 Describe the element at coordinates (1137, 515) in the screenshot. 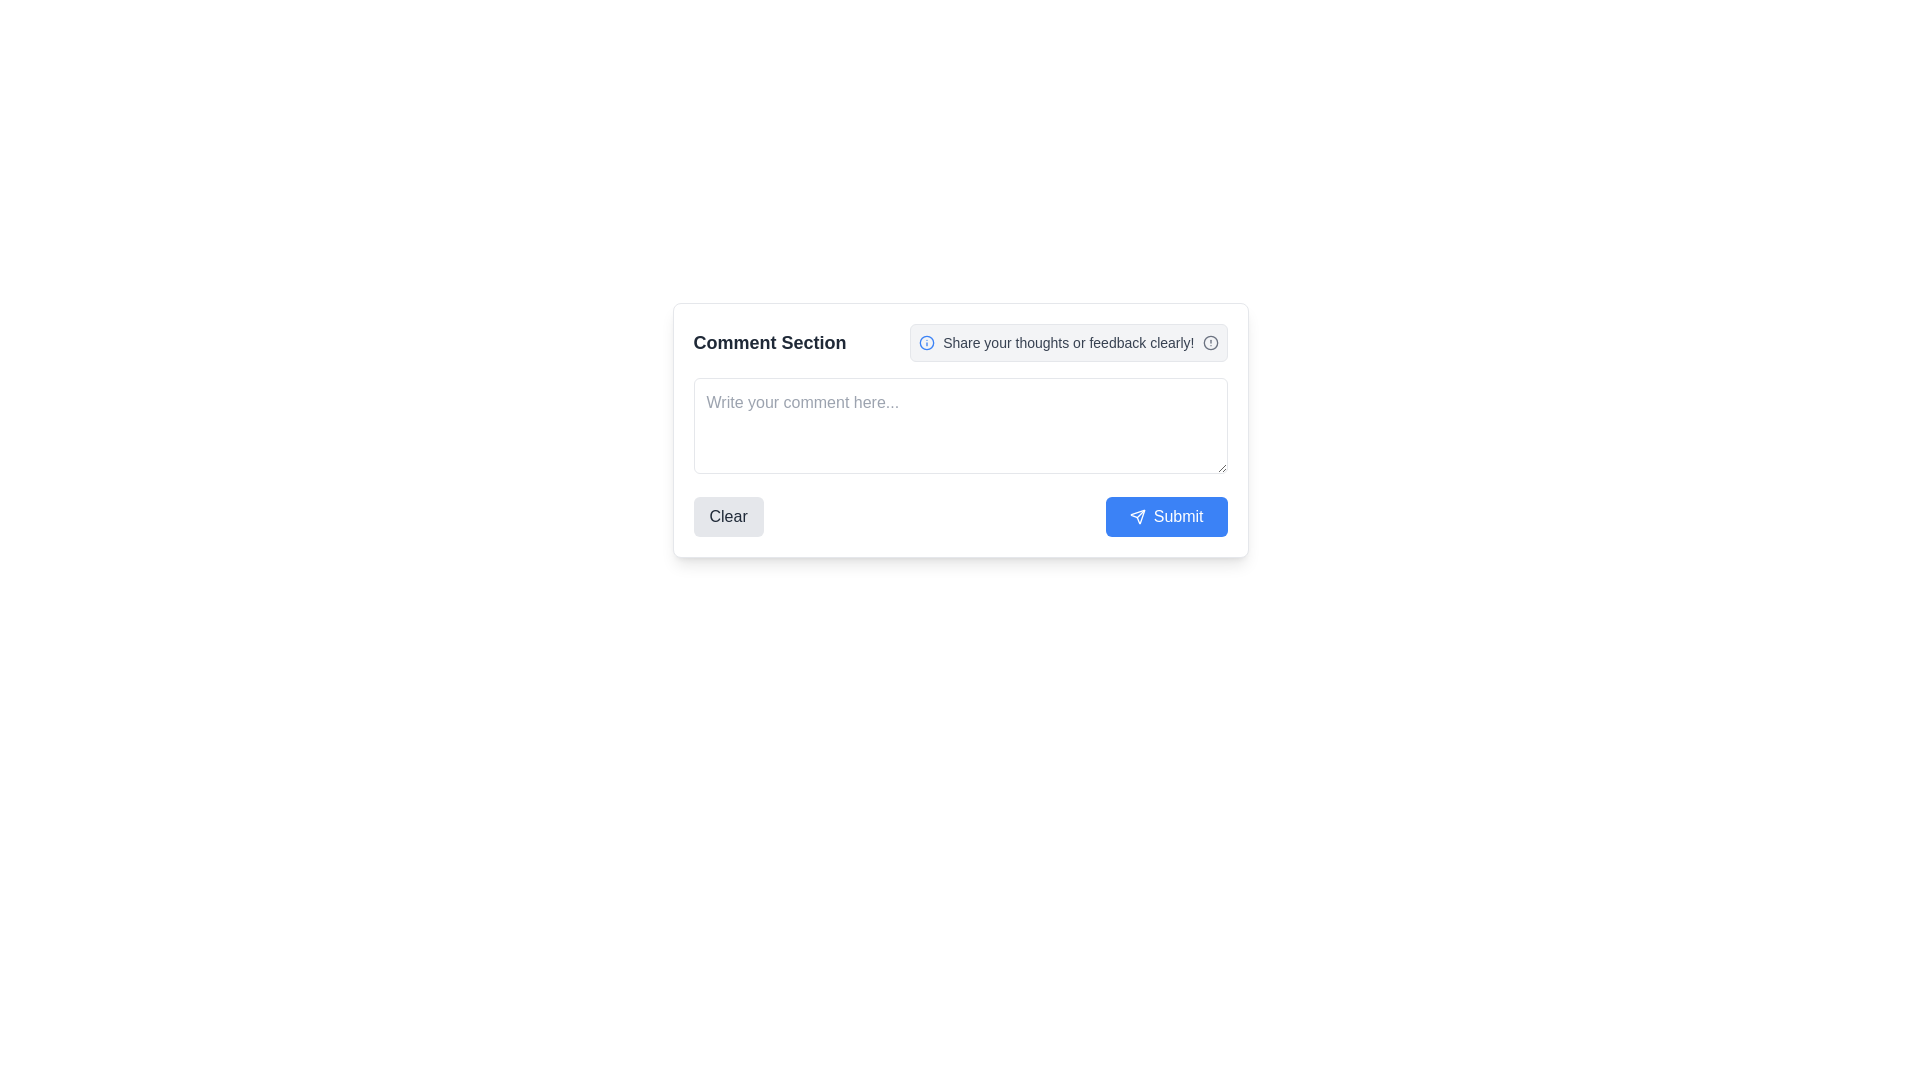

I see `the paper airplane icon within the 'Submit' button located at the bottom-right of the 'Comment Section' card` at that location.